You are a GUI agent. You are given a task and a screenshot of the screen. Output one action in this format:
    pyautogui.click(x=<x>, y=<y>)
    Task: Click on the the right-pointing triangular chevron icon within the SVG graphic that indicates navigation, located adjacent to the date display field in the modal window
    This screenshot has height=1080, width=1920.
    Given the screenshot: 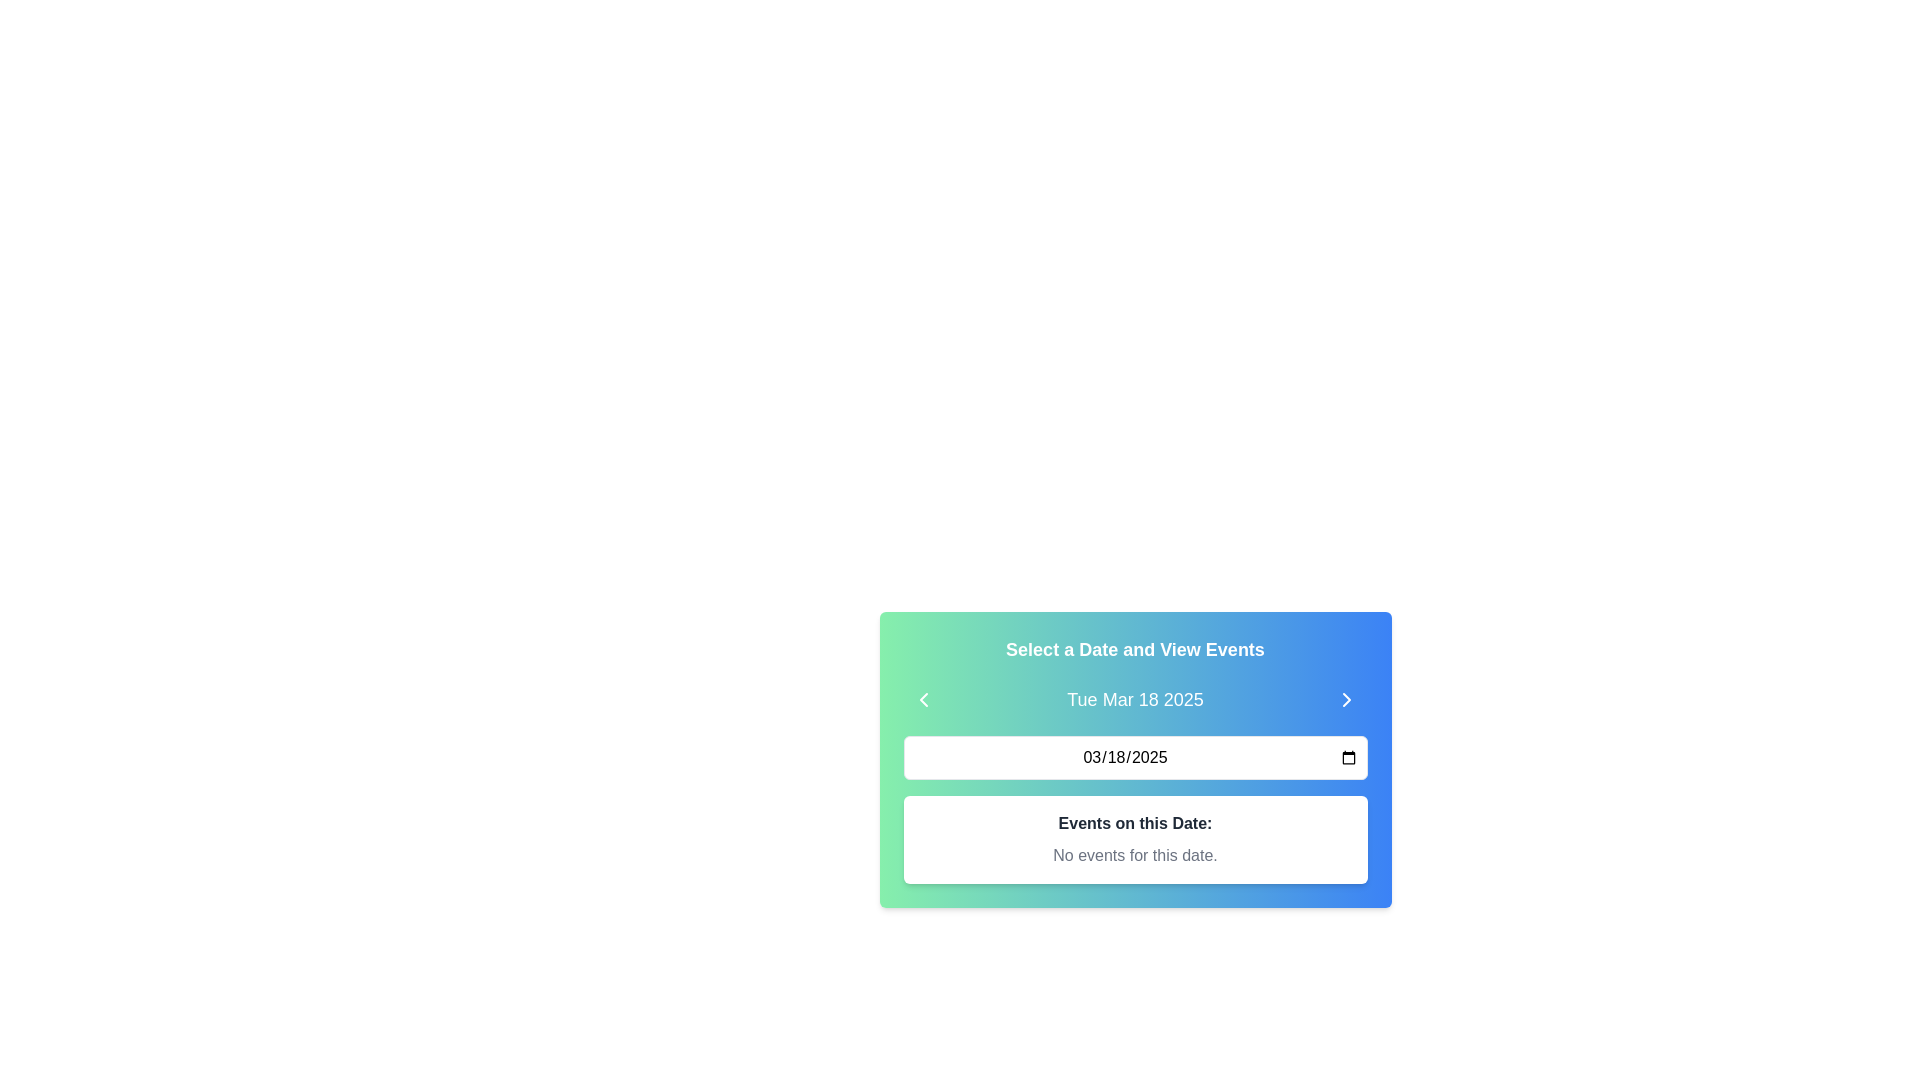 What is the action you would take?
    pyautogui.click(x=1347, y=698)
    